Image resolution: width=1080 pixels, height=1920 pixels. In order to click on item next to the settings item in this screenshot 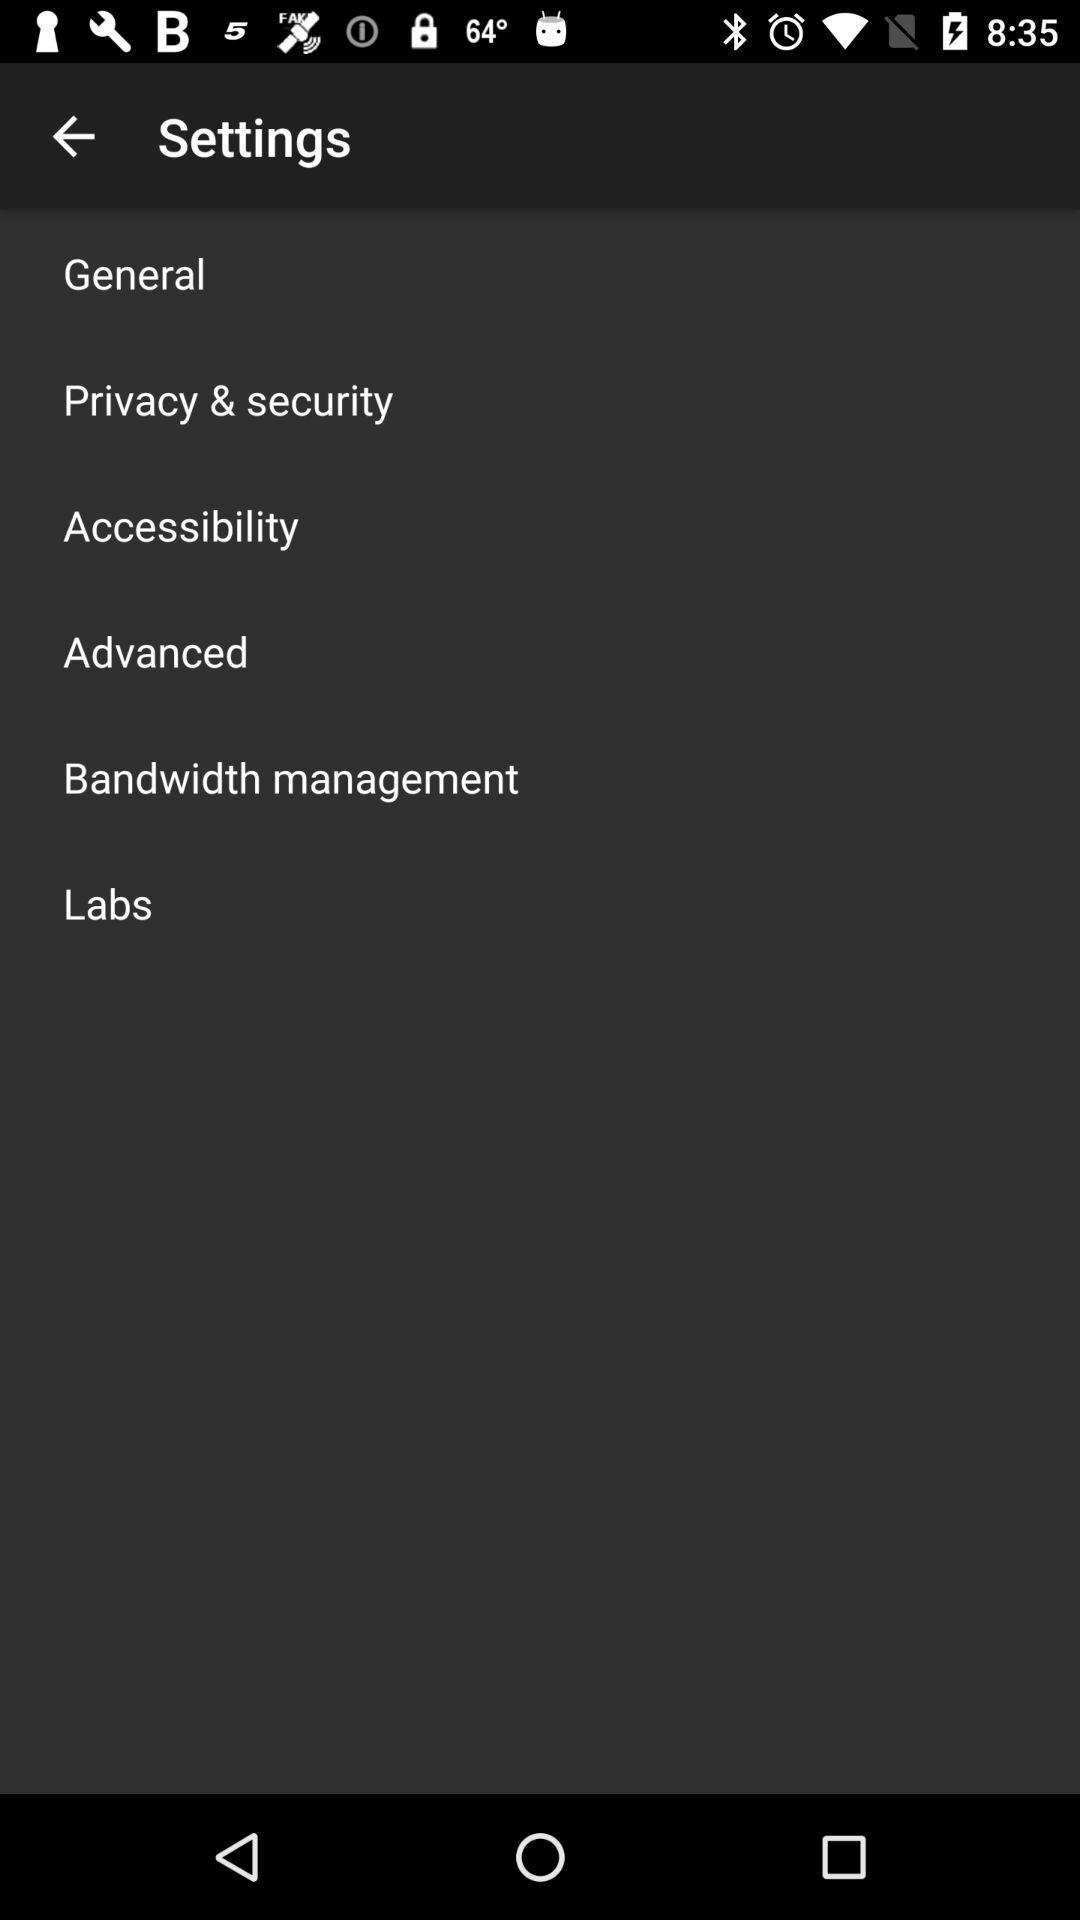, I will do `click(72, 135)`.